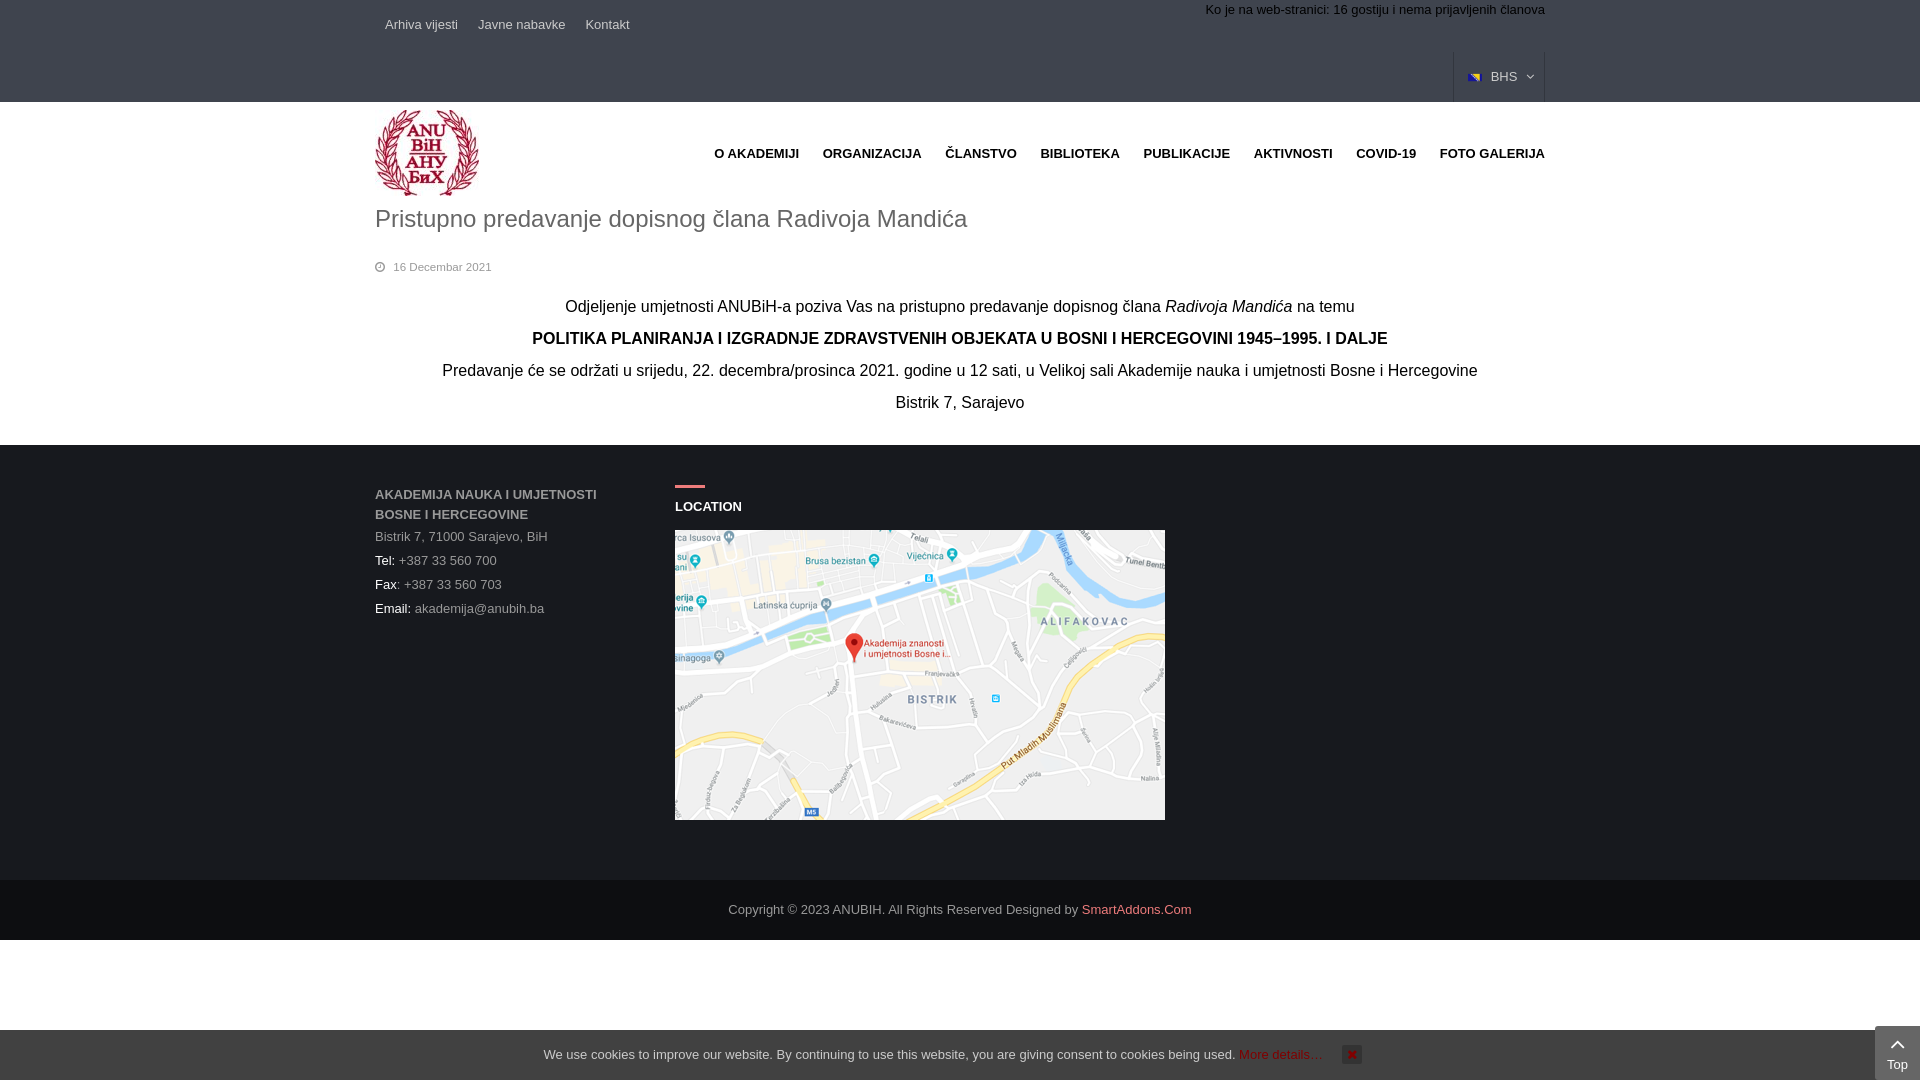  Describe the element at coordinates (872, 153) in the screenshot. I see `'ORGANIZACIJA'` at that location.